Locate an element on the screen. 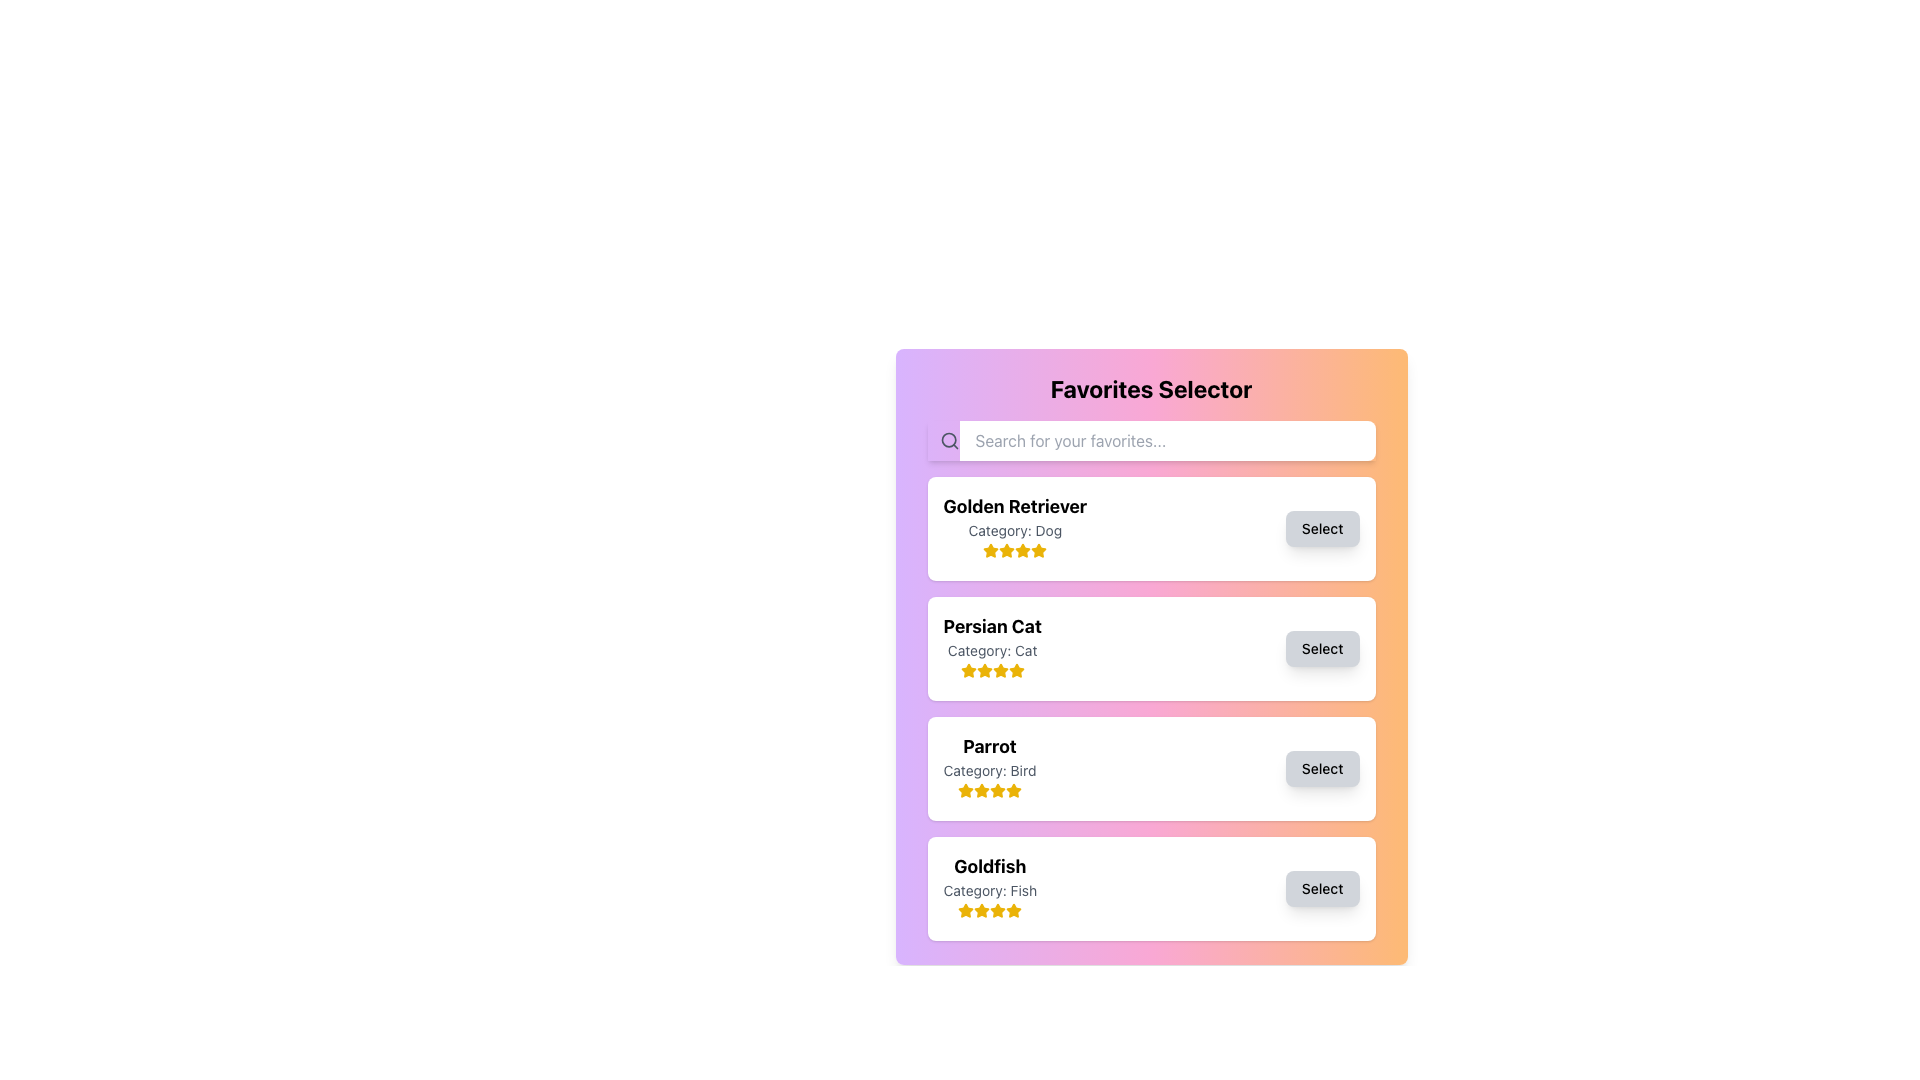  the fourth star icon in the rating display for the 'Persian Cat' item, which indicates its rating level is located at coordinates (984, 670).